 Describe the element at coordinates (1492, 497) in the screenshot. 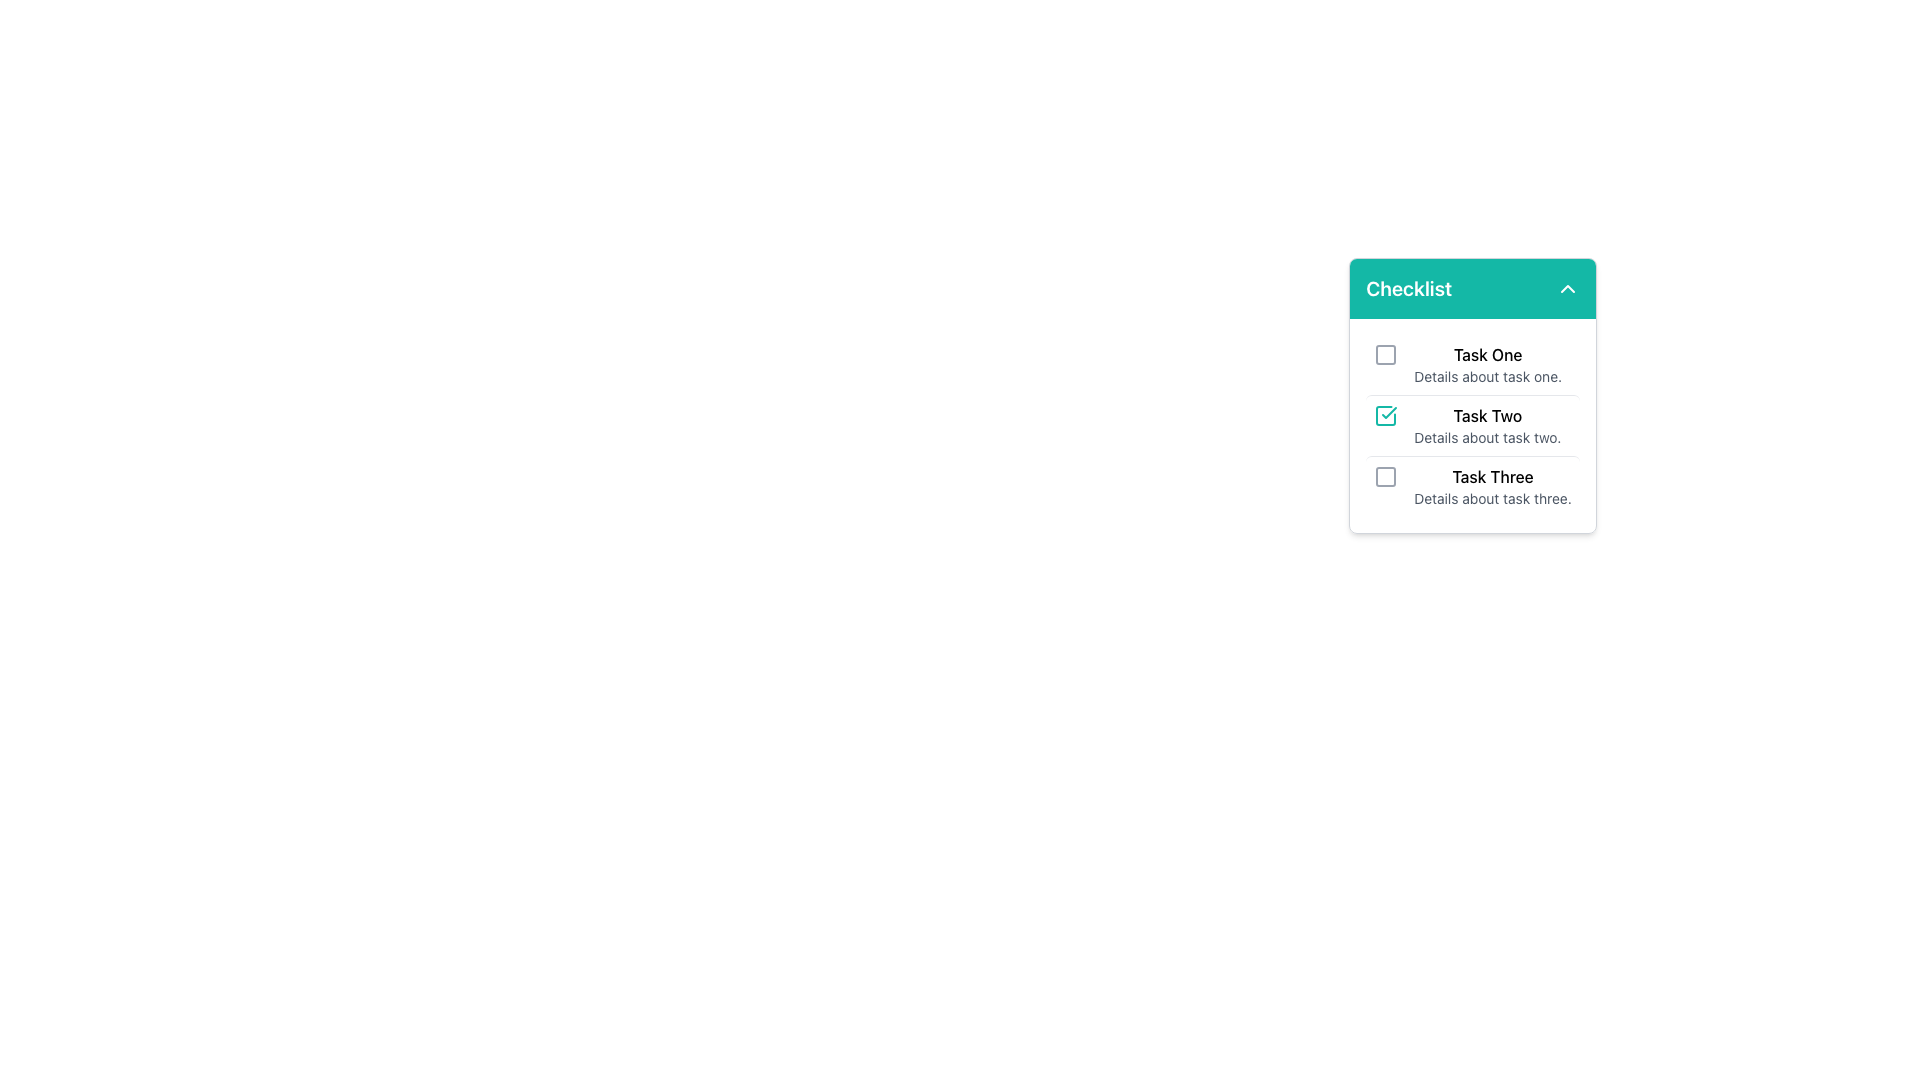

I see `the textual label displaying 'Details about task three.' located below the 'Task Three' heading in the checklist widget` at that location.